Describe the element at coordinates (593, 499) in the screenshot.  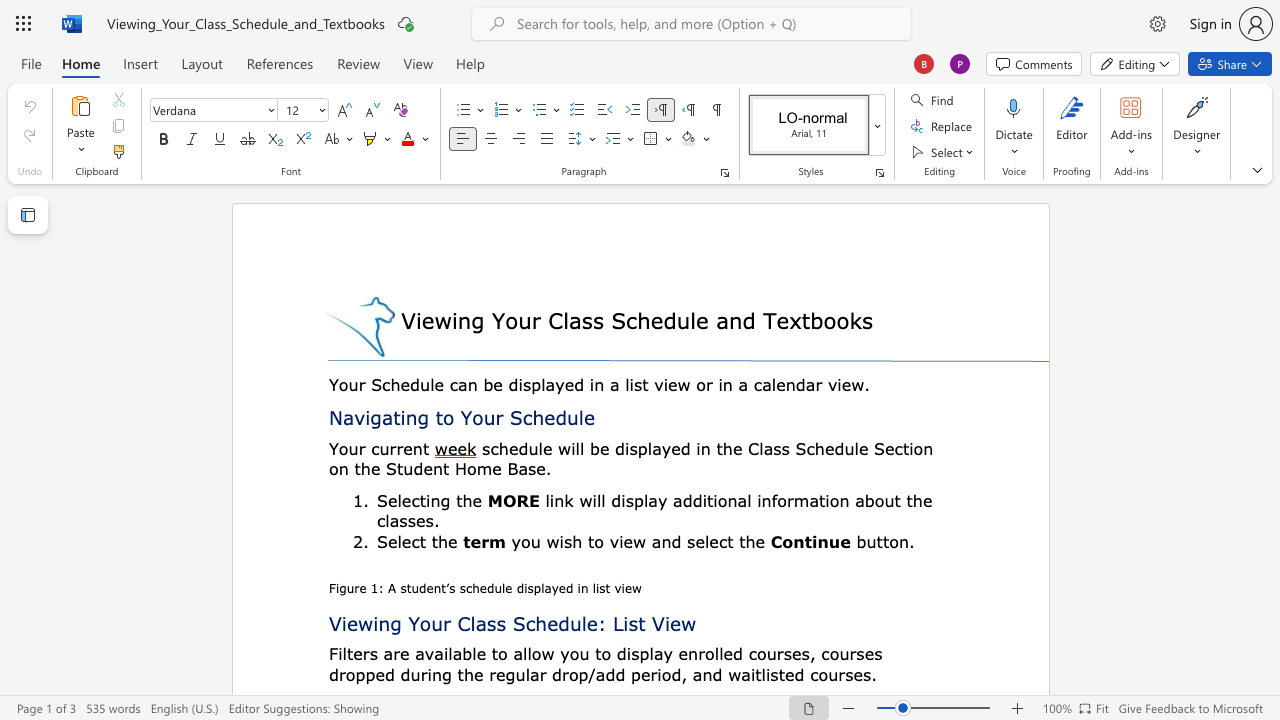
I see `the 2th character "i" in the text` at that location.